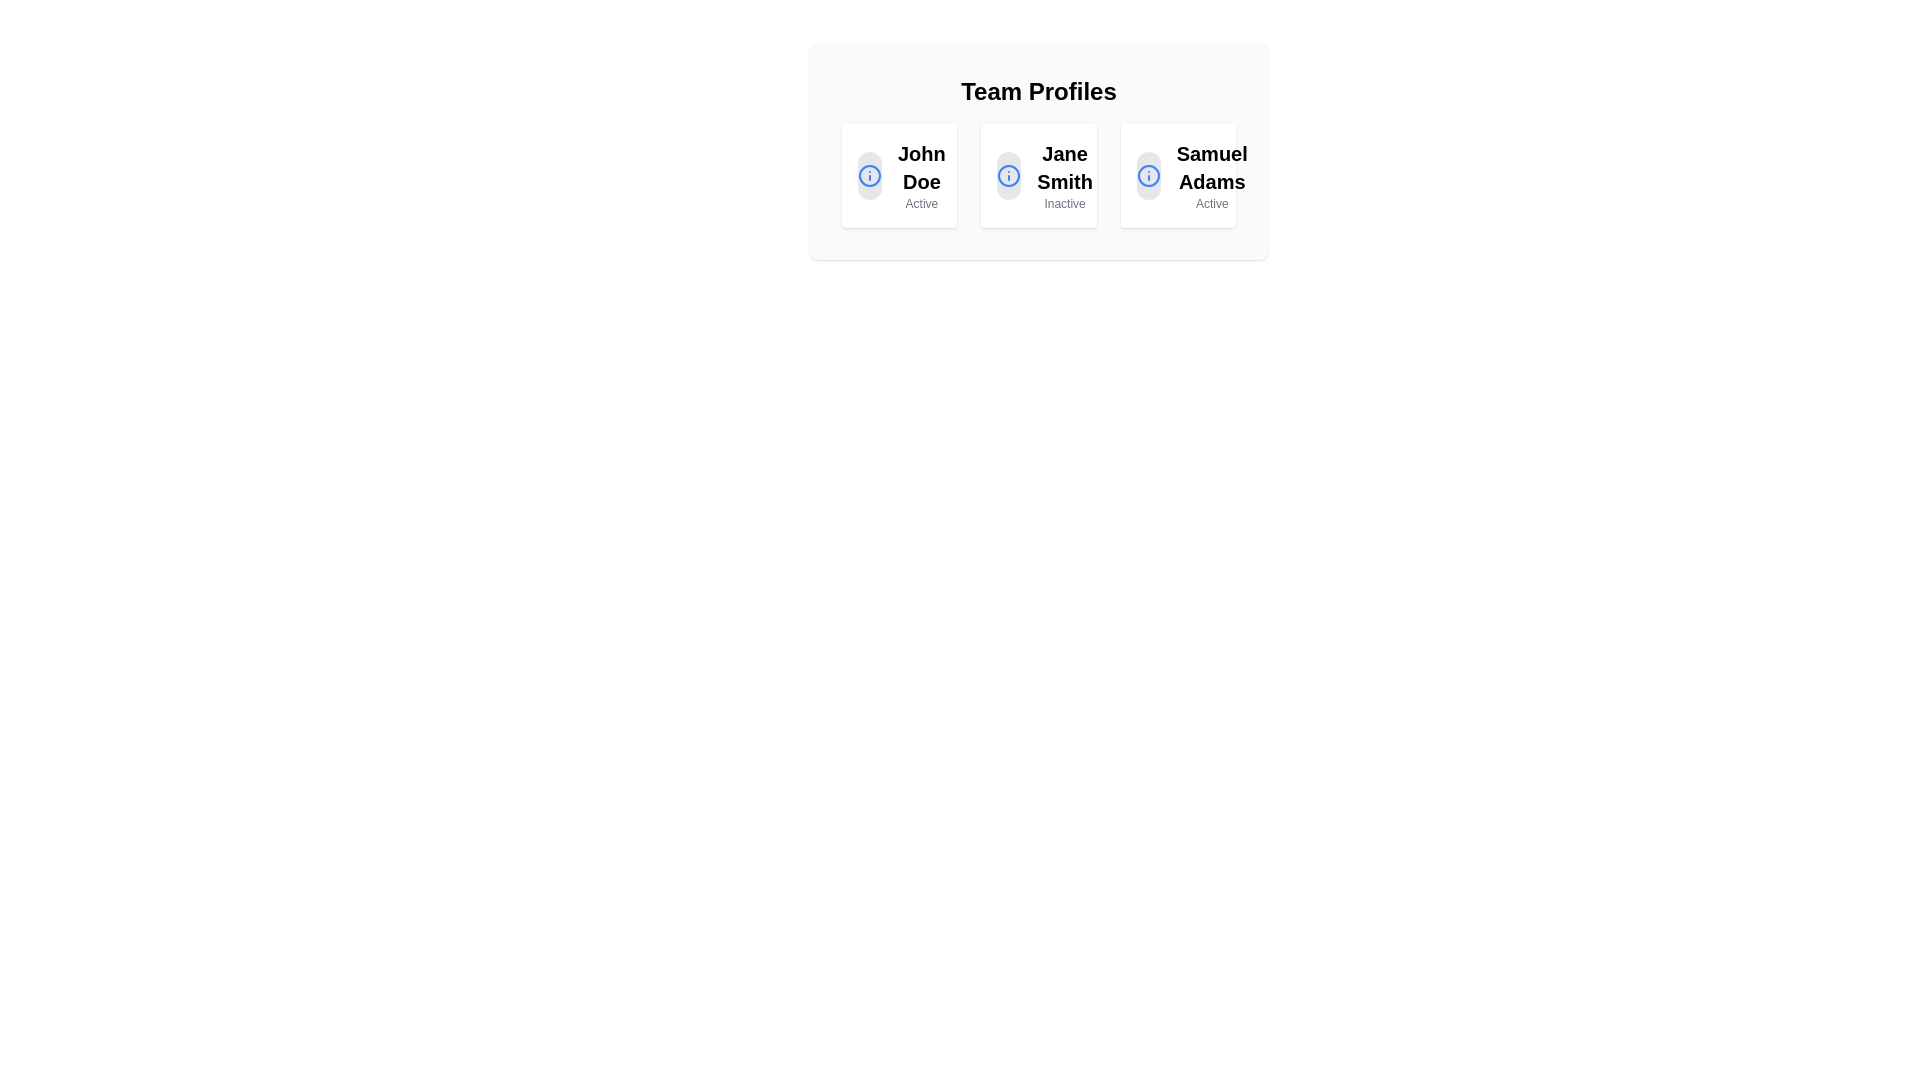 Image resolution: width=1920 pixels, height=1080 pixels. I want to click on the circular icon with a light gray background and blue outlined circle containing an 'i' symbol, located above the text 'Jane Smith', so click(1009, 175).